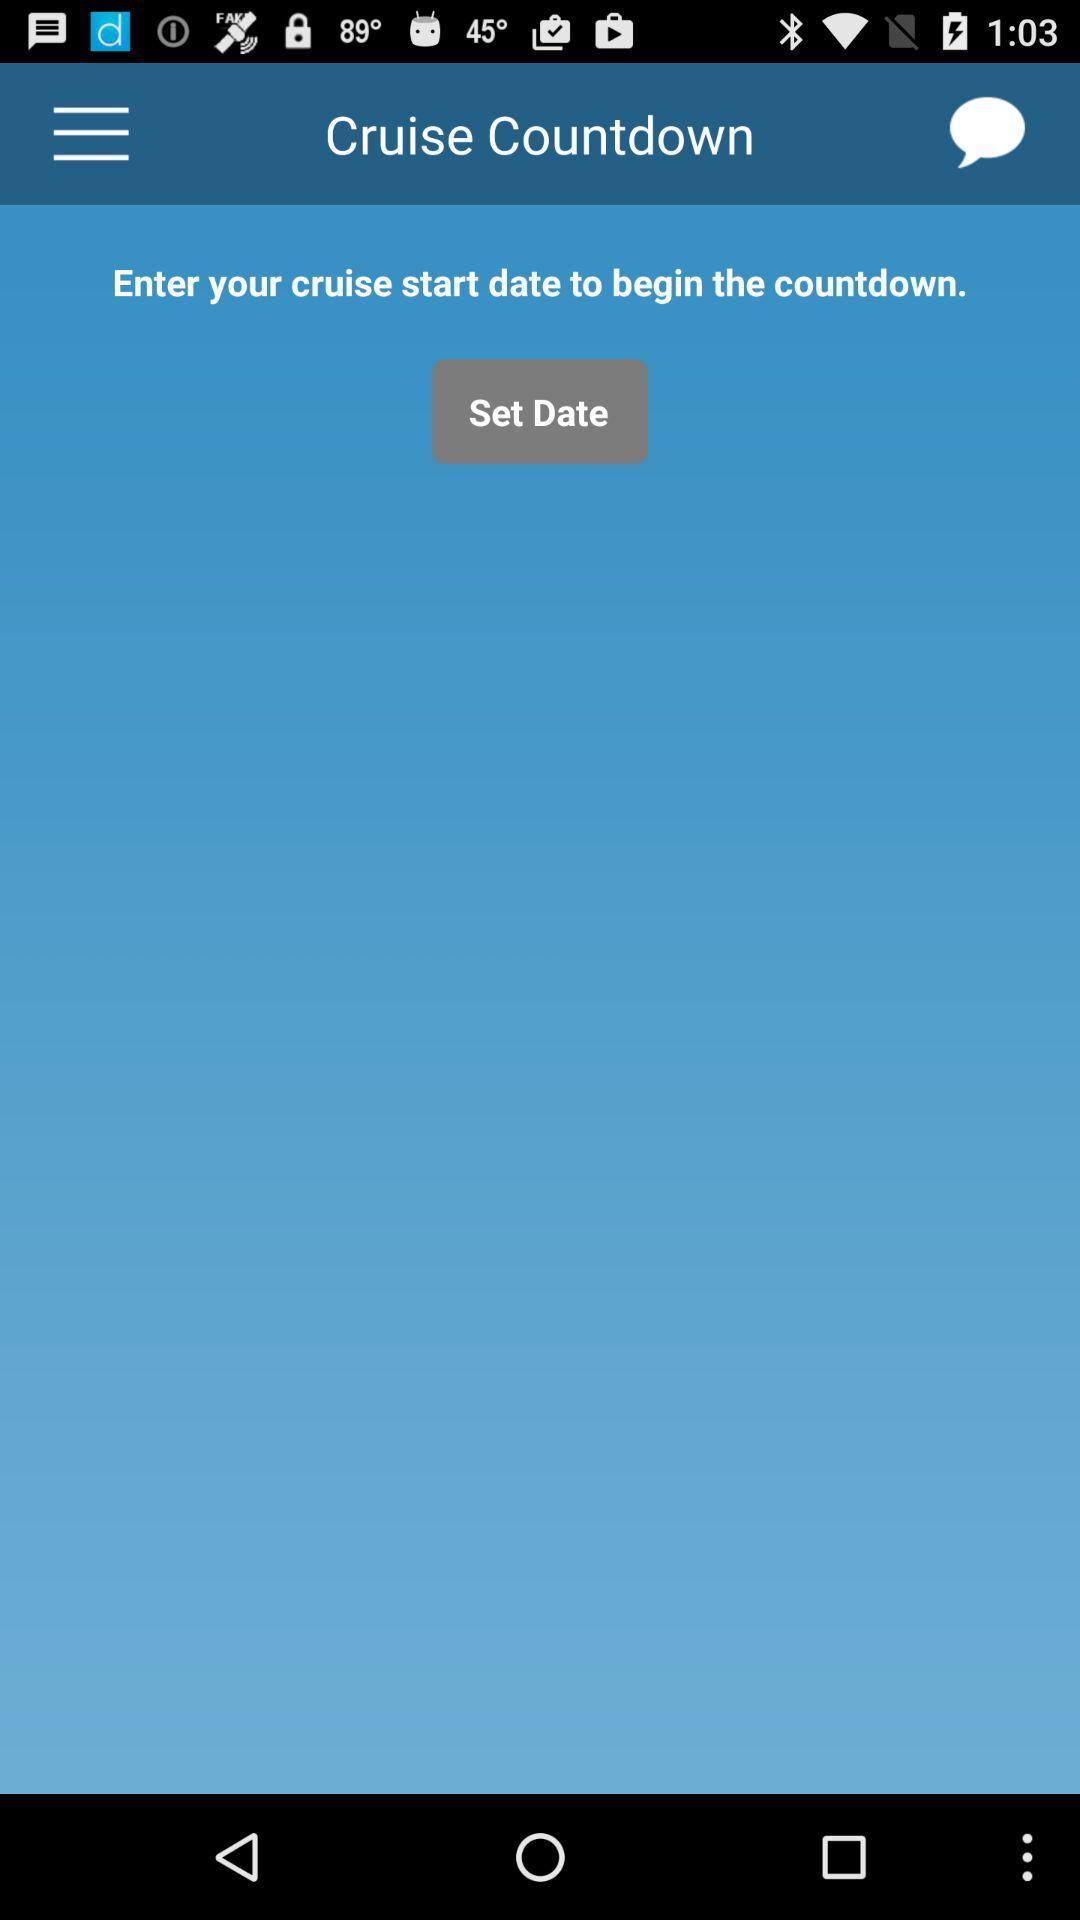  What do you see at coordinates (987, 142) in the screenshot?
I see `the chat icon` at bounding box center [987, 142].